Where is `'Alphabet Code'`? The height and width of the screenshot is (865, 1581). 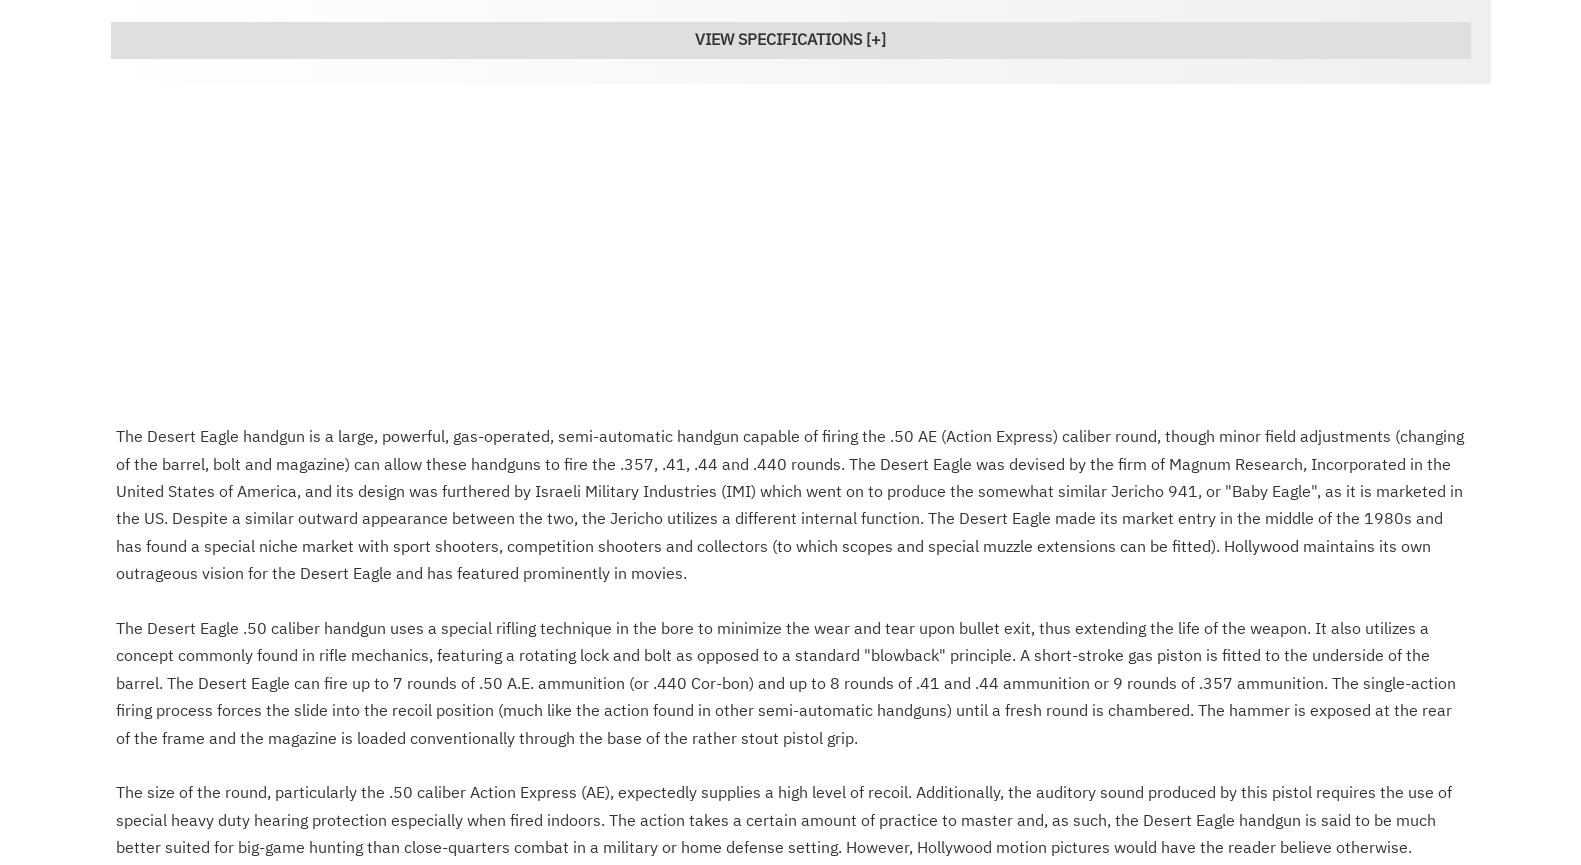 'Alphabet Code' is located at coordinates (931, 849).